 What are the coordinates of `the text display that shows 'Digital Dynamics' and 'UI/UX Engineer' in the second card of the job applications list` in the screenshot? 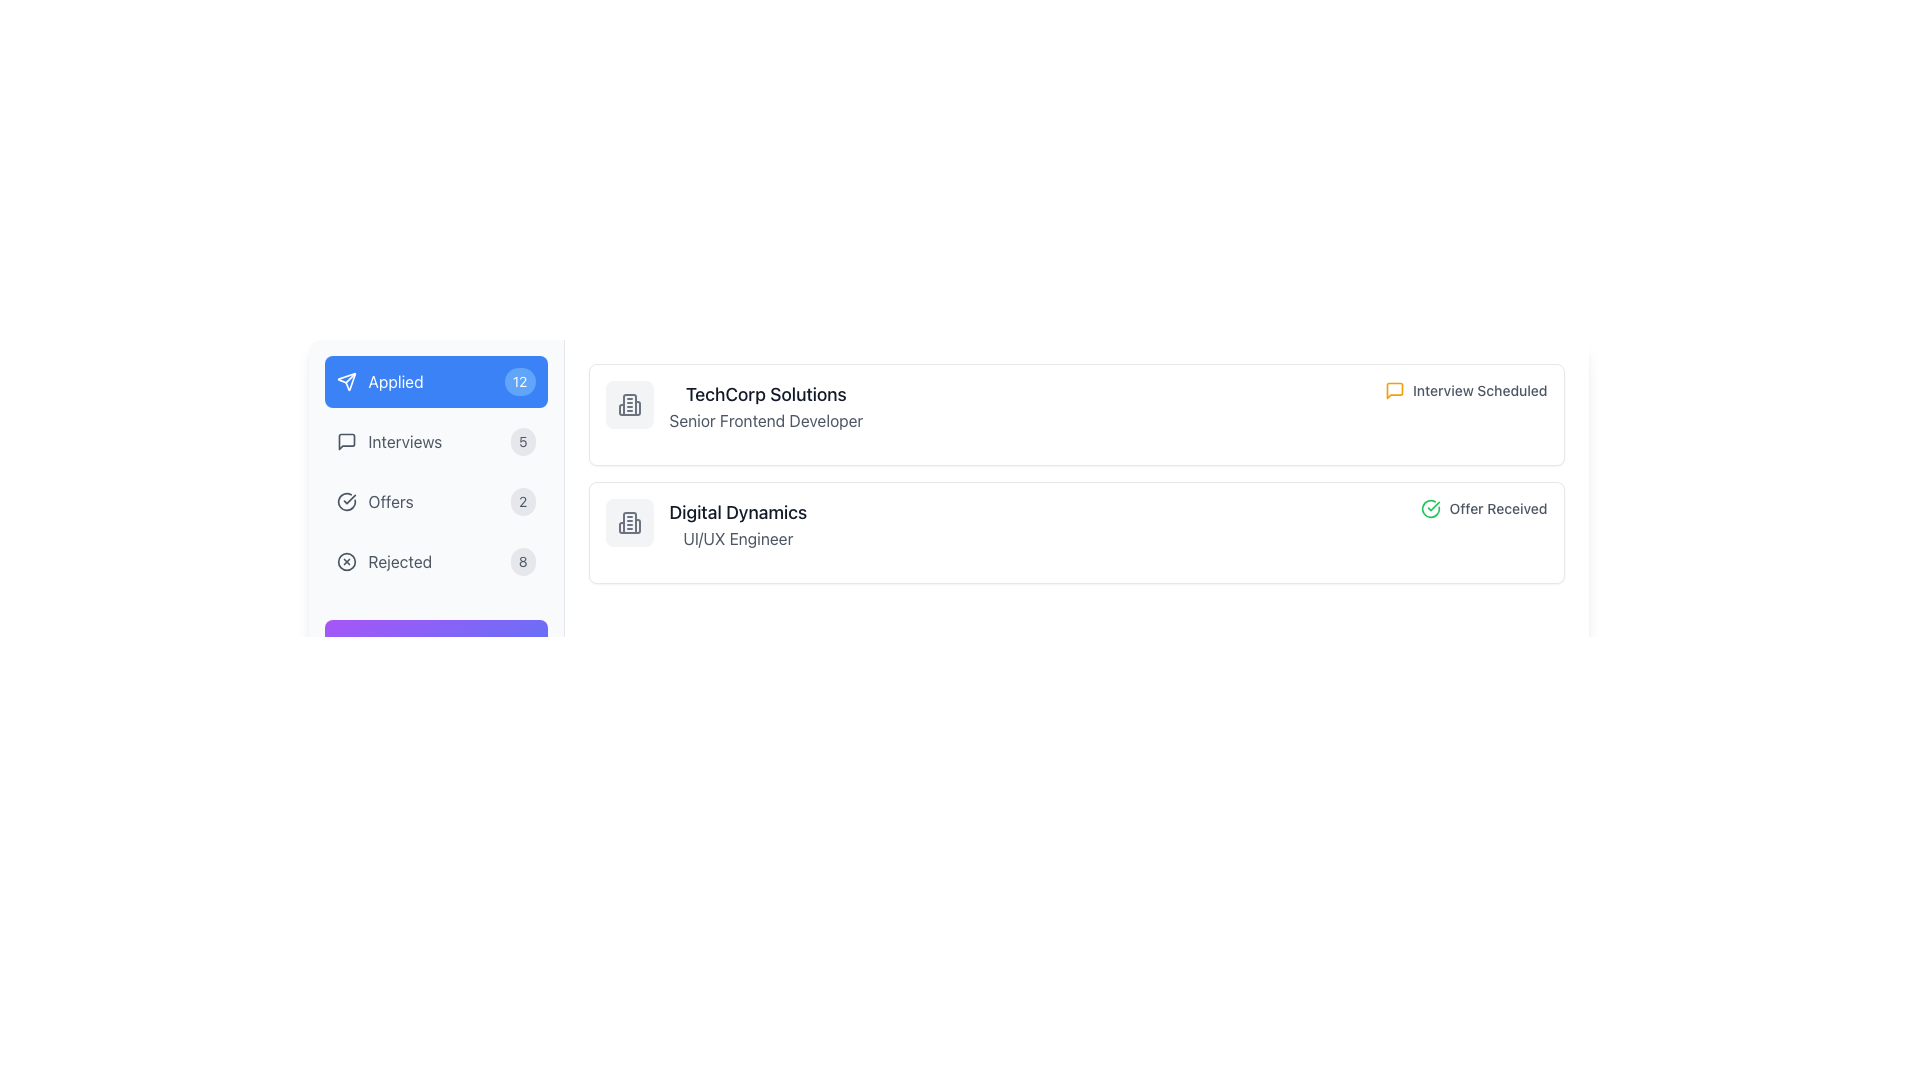 It's located at (737, 523).